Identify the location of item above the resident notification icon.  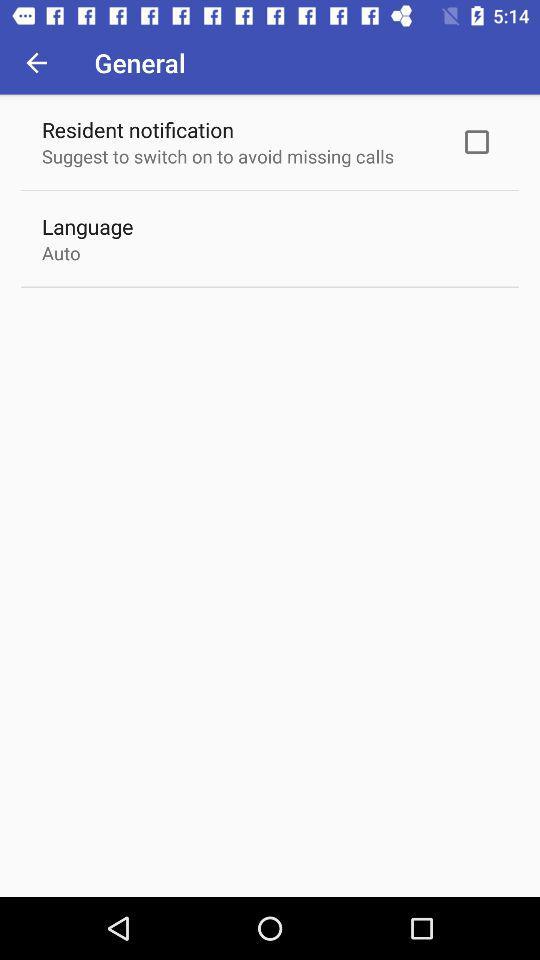
(36, 62).